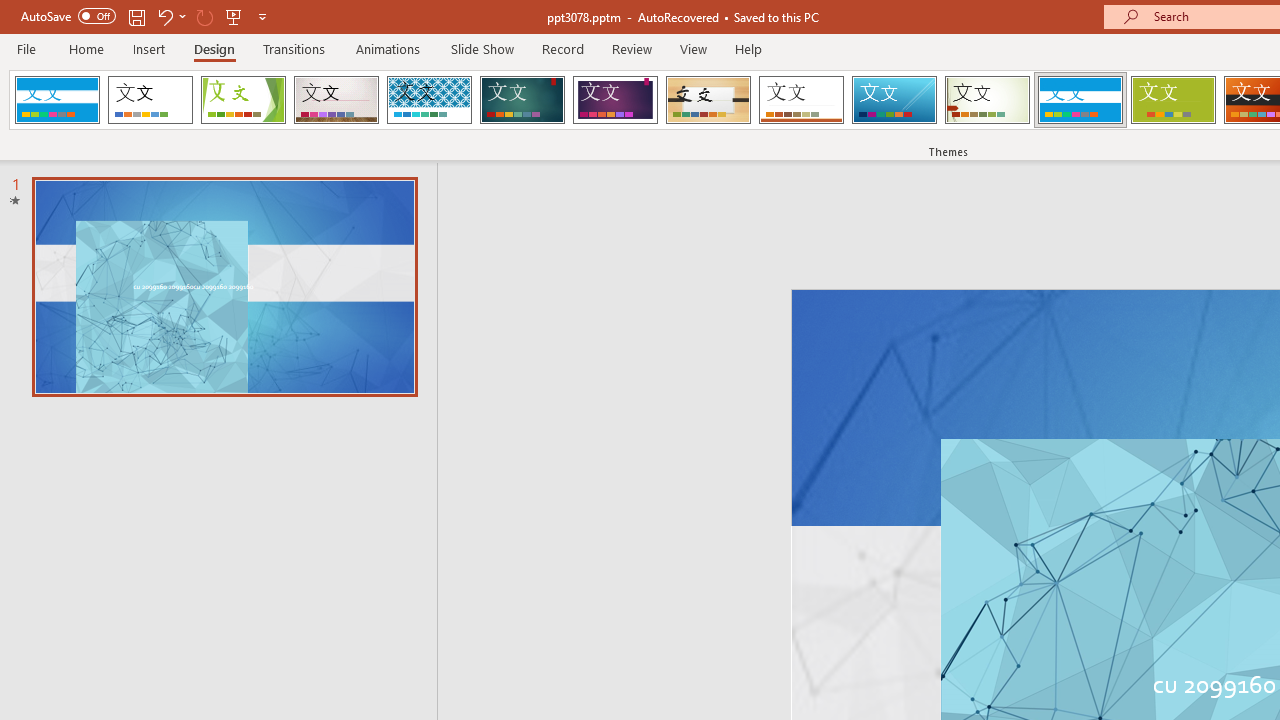 This screenshot has width=1280, height=720. Describe the element at coordinates (242, 100) in the screenshot. I see `'Facet'` at that location.